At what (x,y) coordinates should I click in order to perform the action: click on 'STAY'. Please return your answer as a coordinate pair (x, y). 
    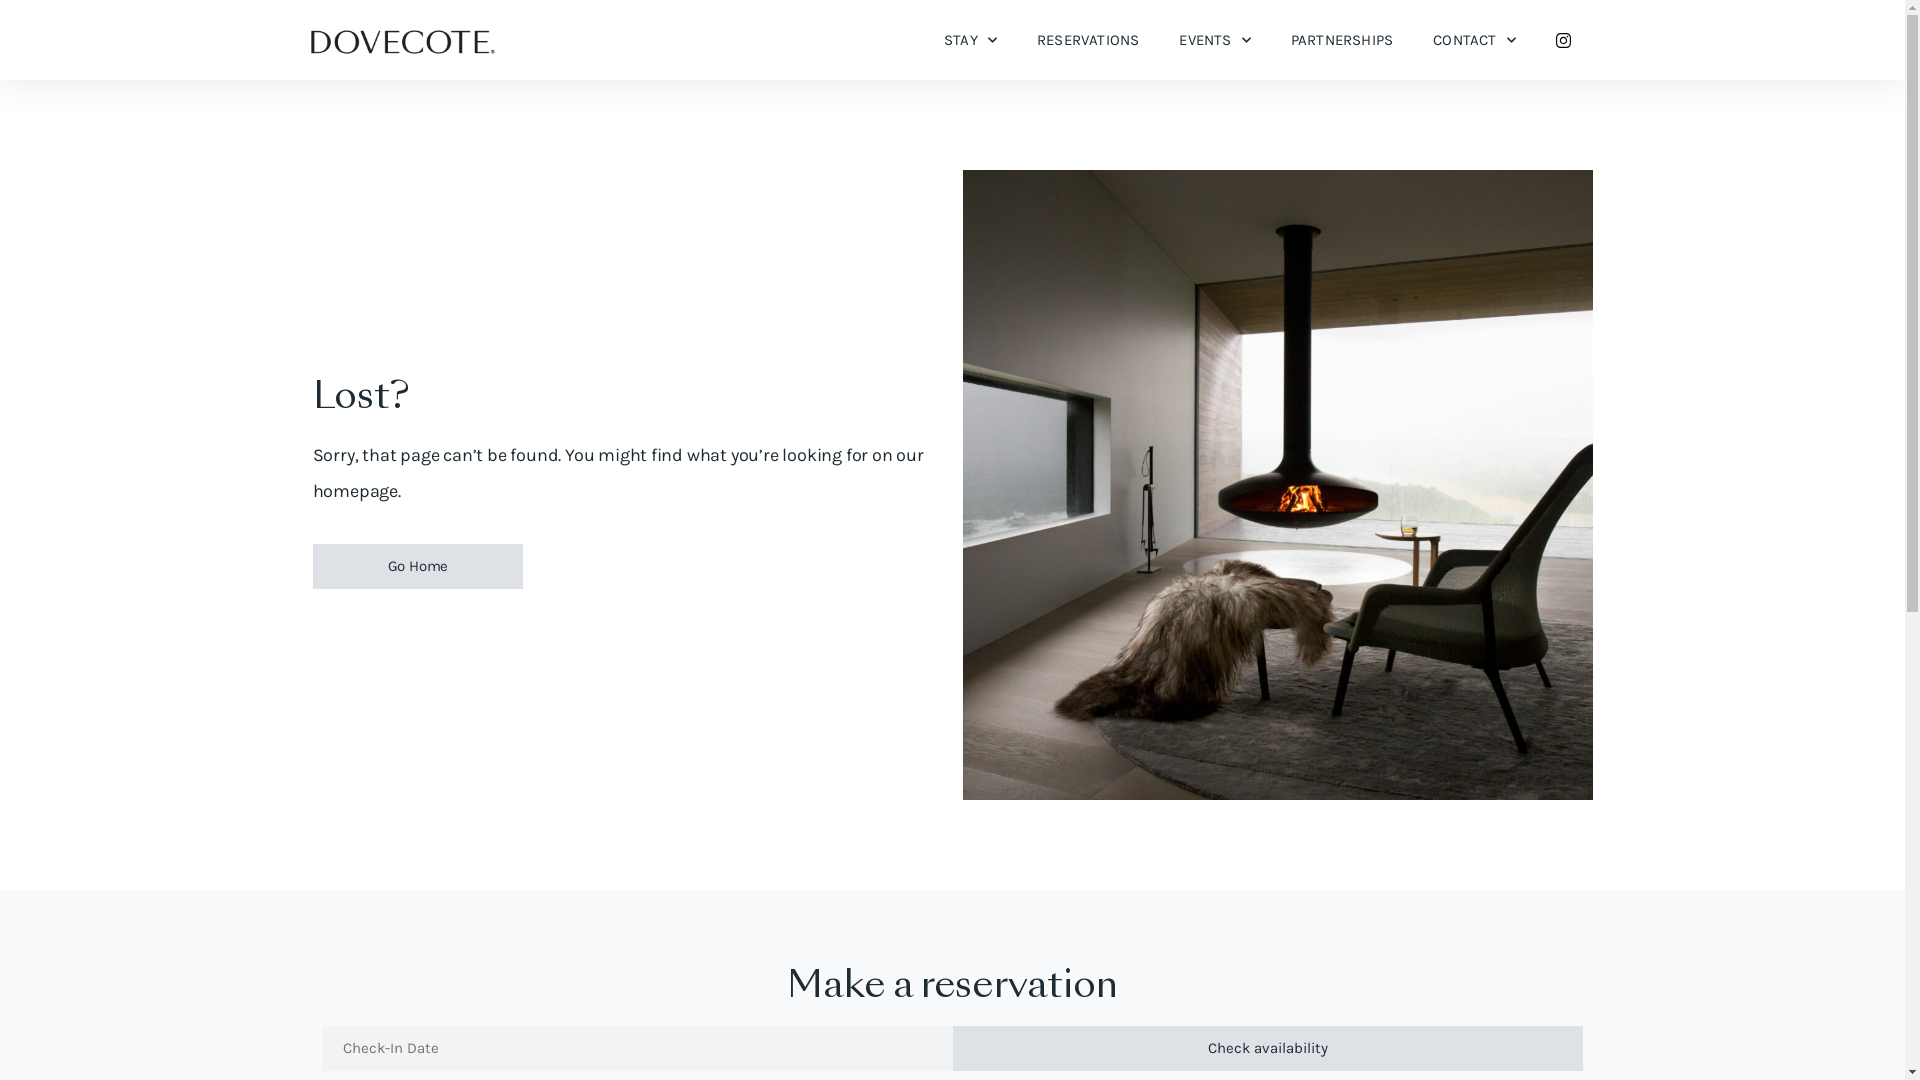
    Looking at the image, I should click on (970, 39).